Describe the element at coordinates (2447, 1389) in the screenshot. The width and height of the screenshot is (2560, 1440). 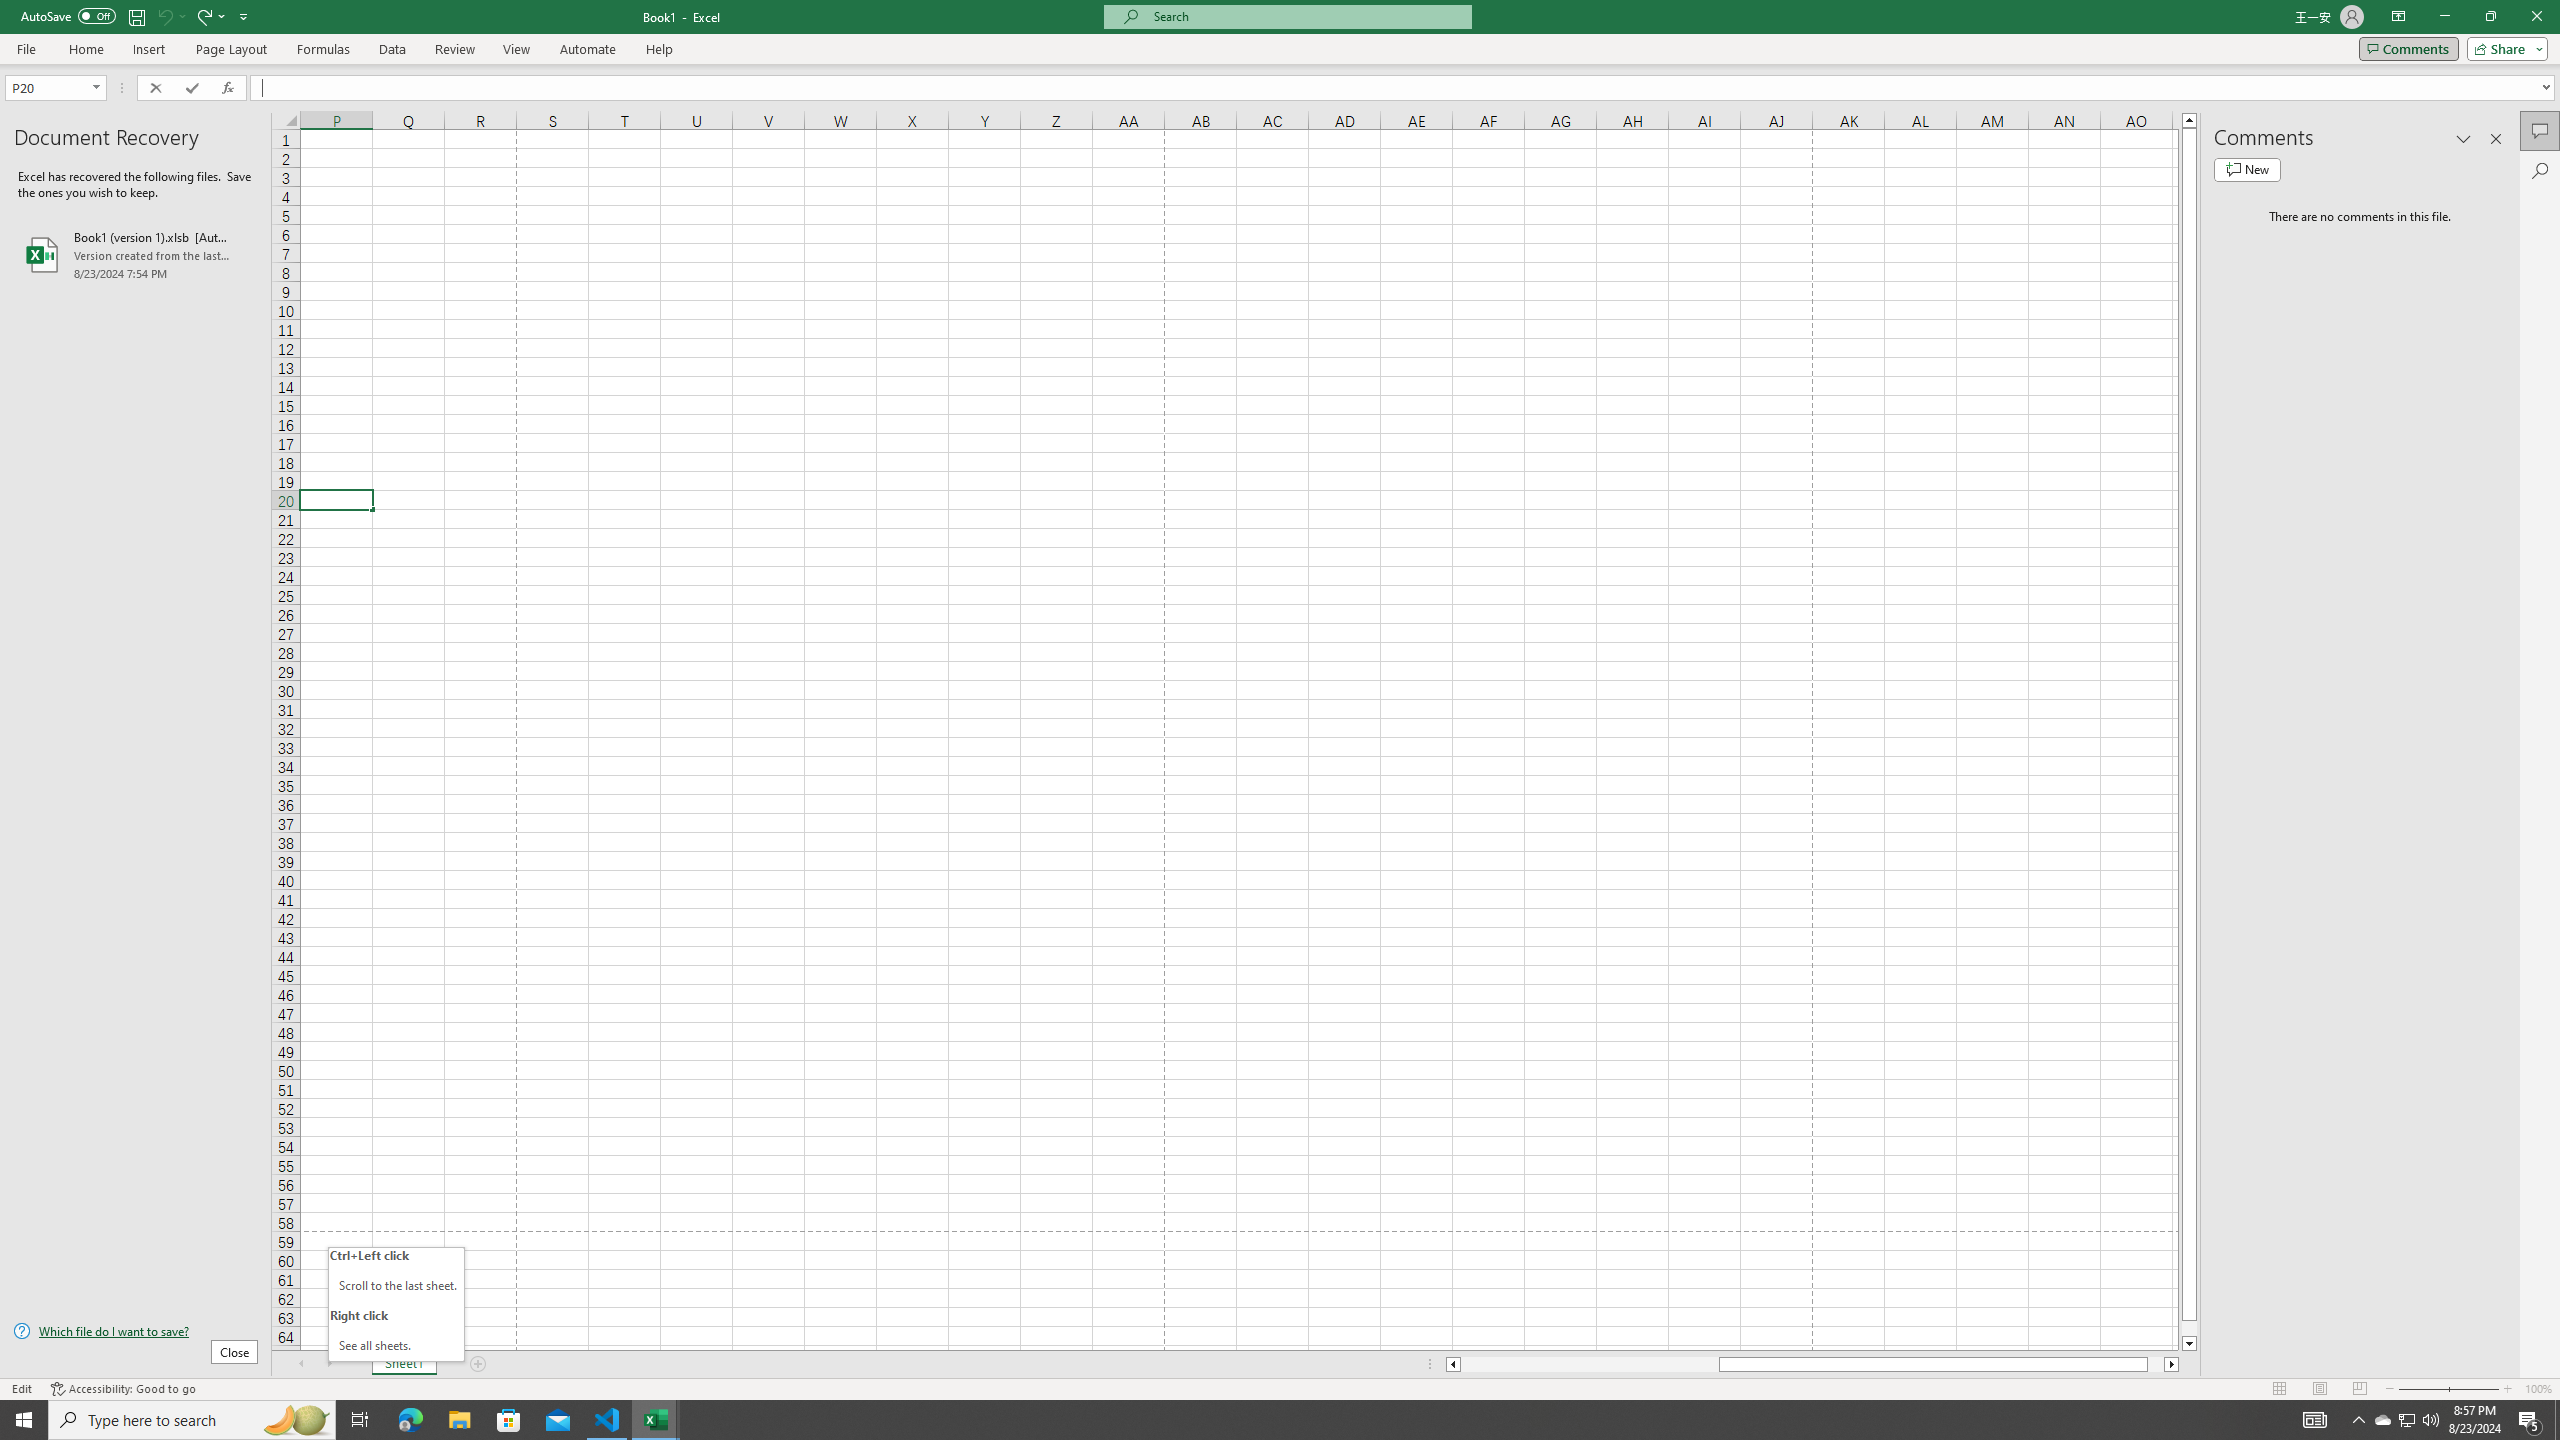
I see `'Zoom'` at that location.